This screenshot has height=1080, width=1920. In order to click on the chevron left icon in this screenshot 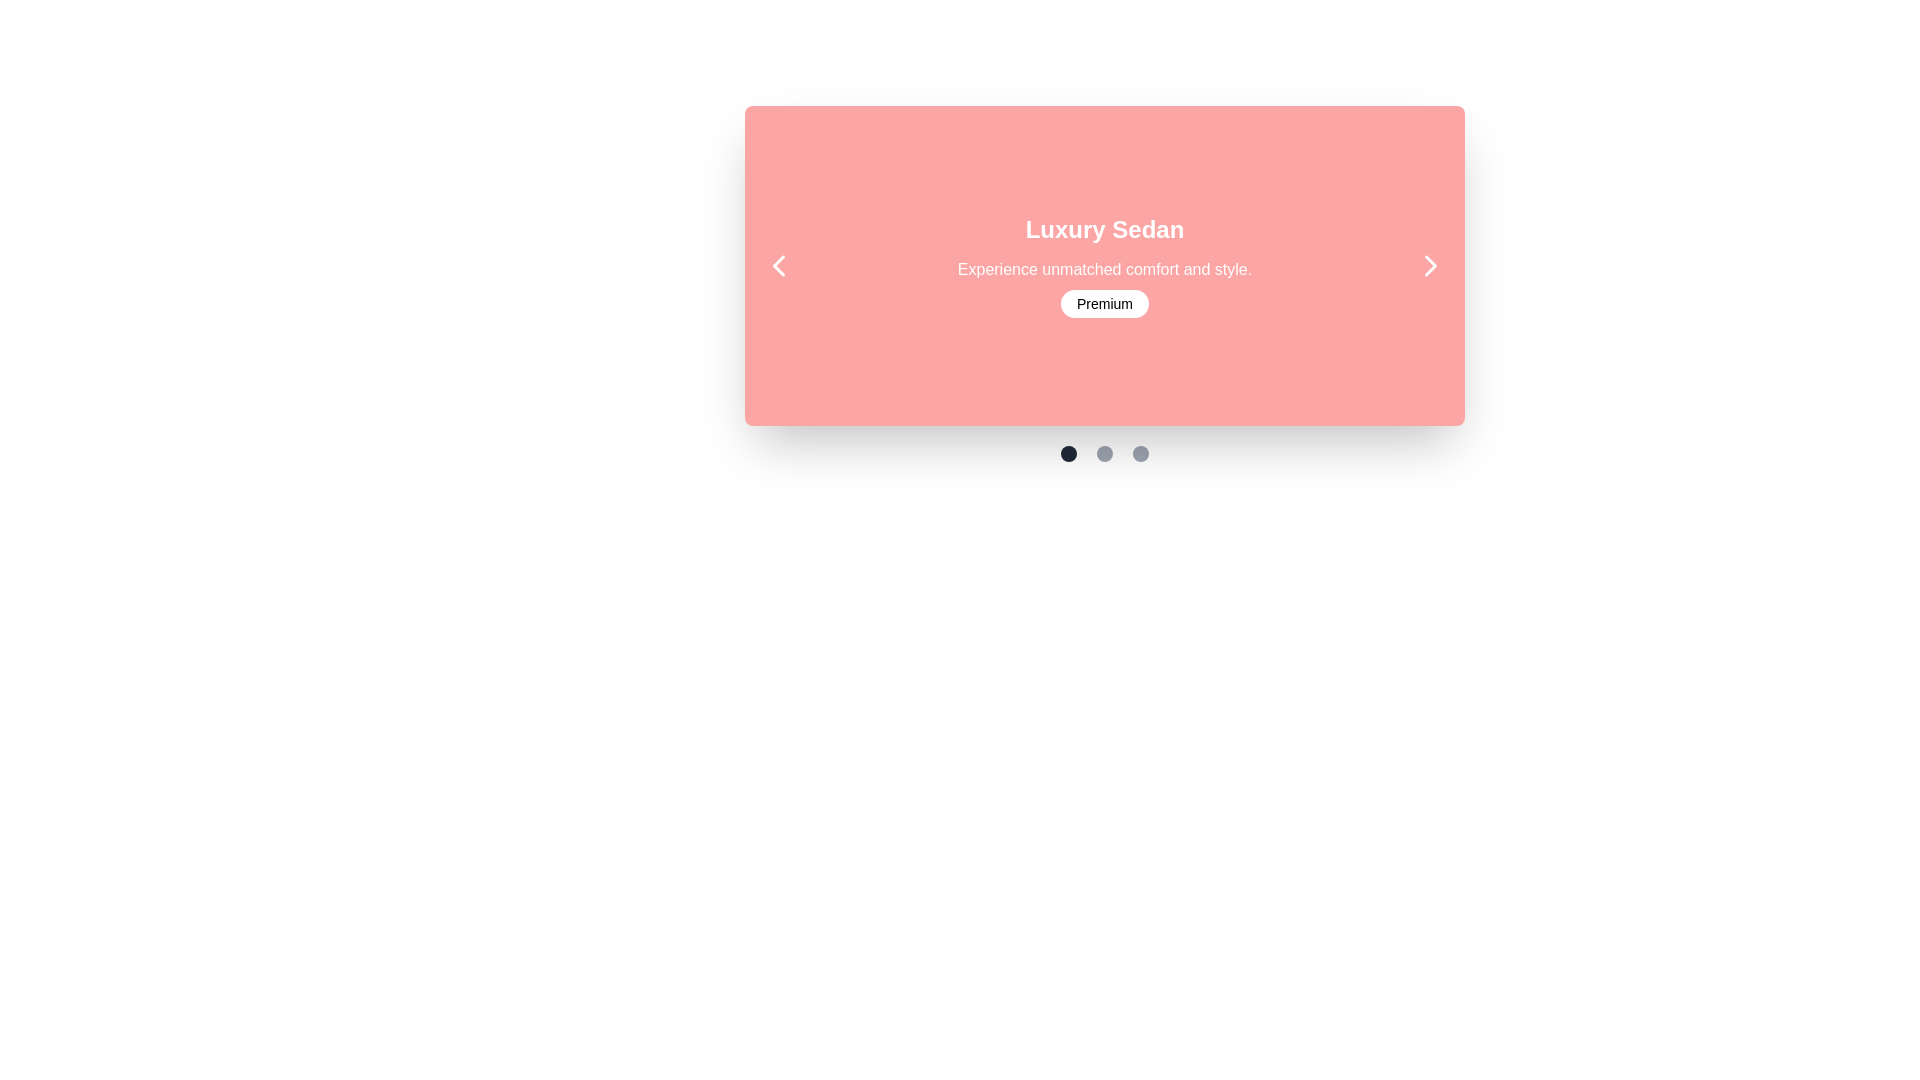, I will do `click(777, 265)`.